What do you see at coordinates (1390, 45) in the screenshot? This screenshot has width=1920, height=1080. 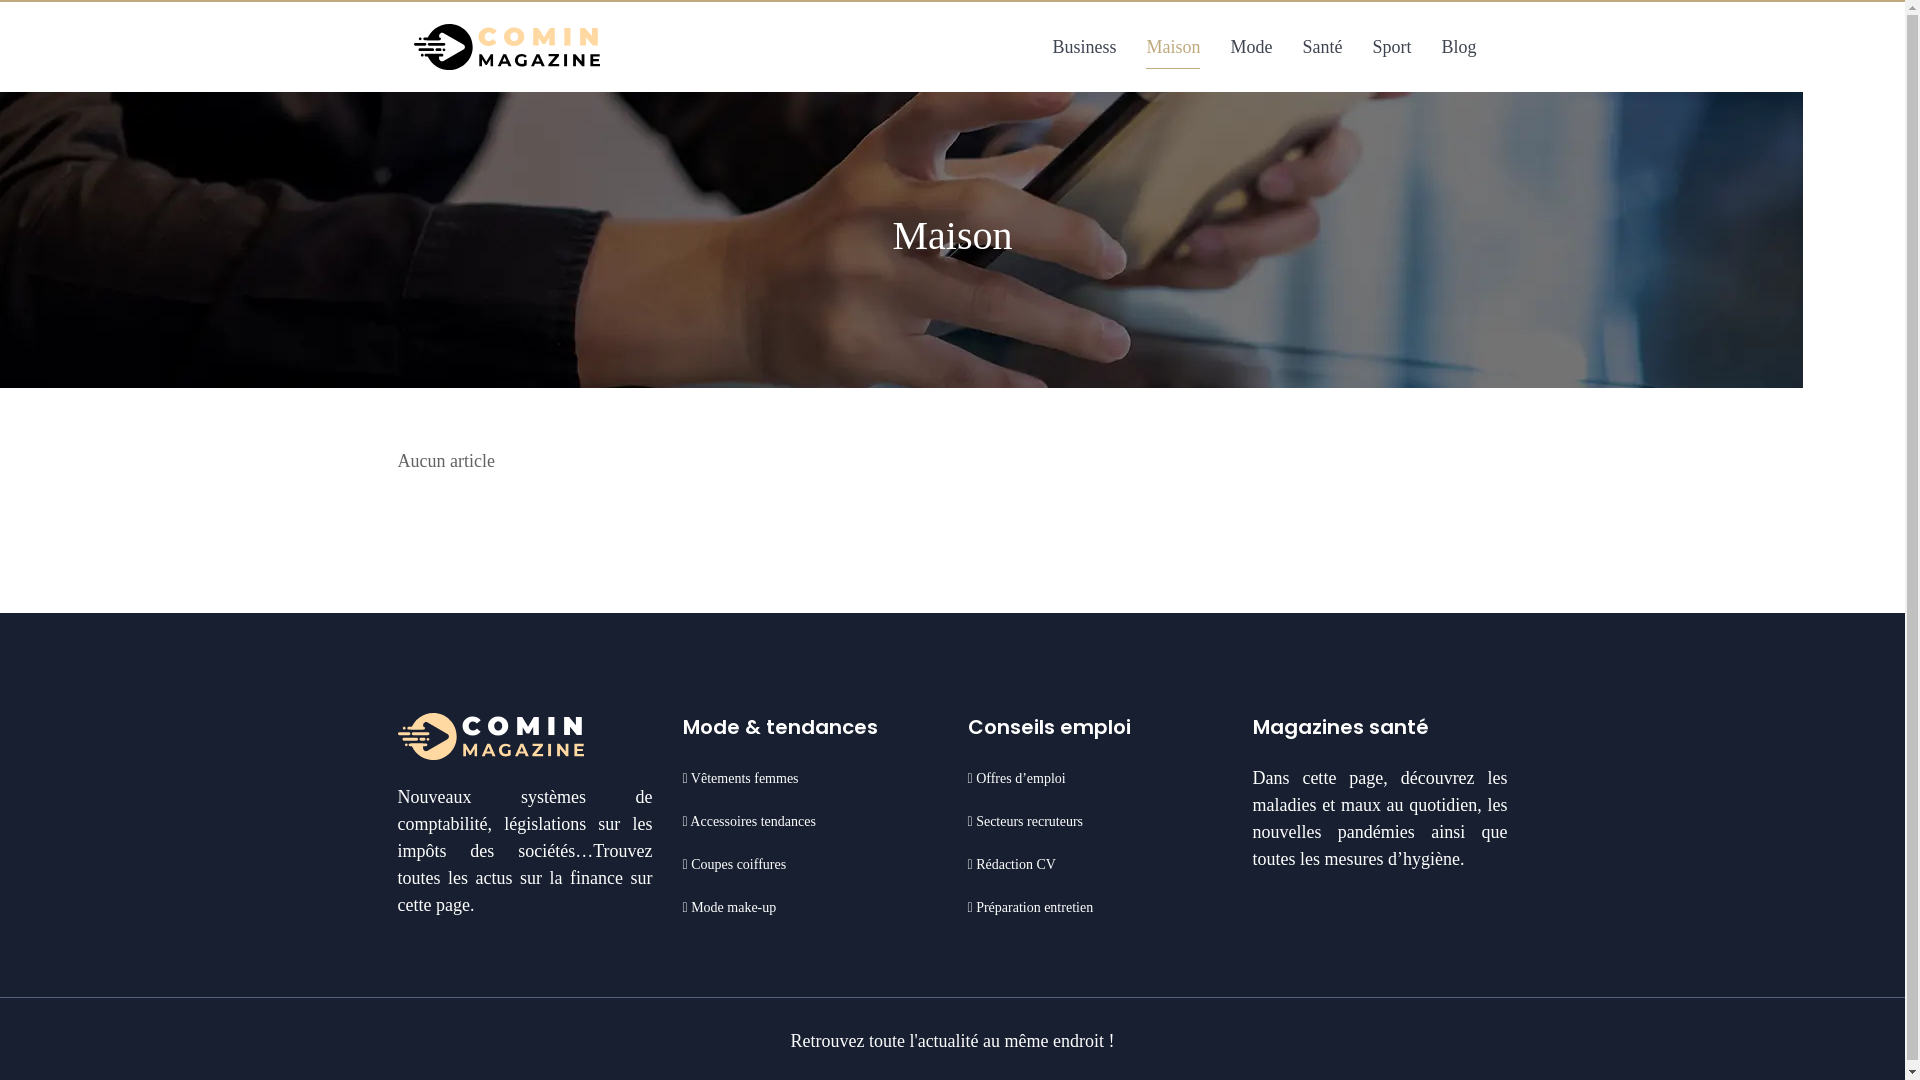 I see `'Sport'` at bounding box center [1390, 45].